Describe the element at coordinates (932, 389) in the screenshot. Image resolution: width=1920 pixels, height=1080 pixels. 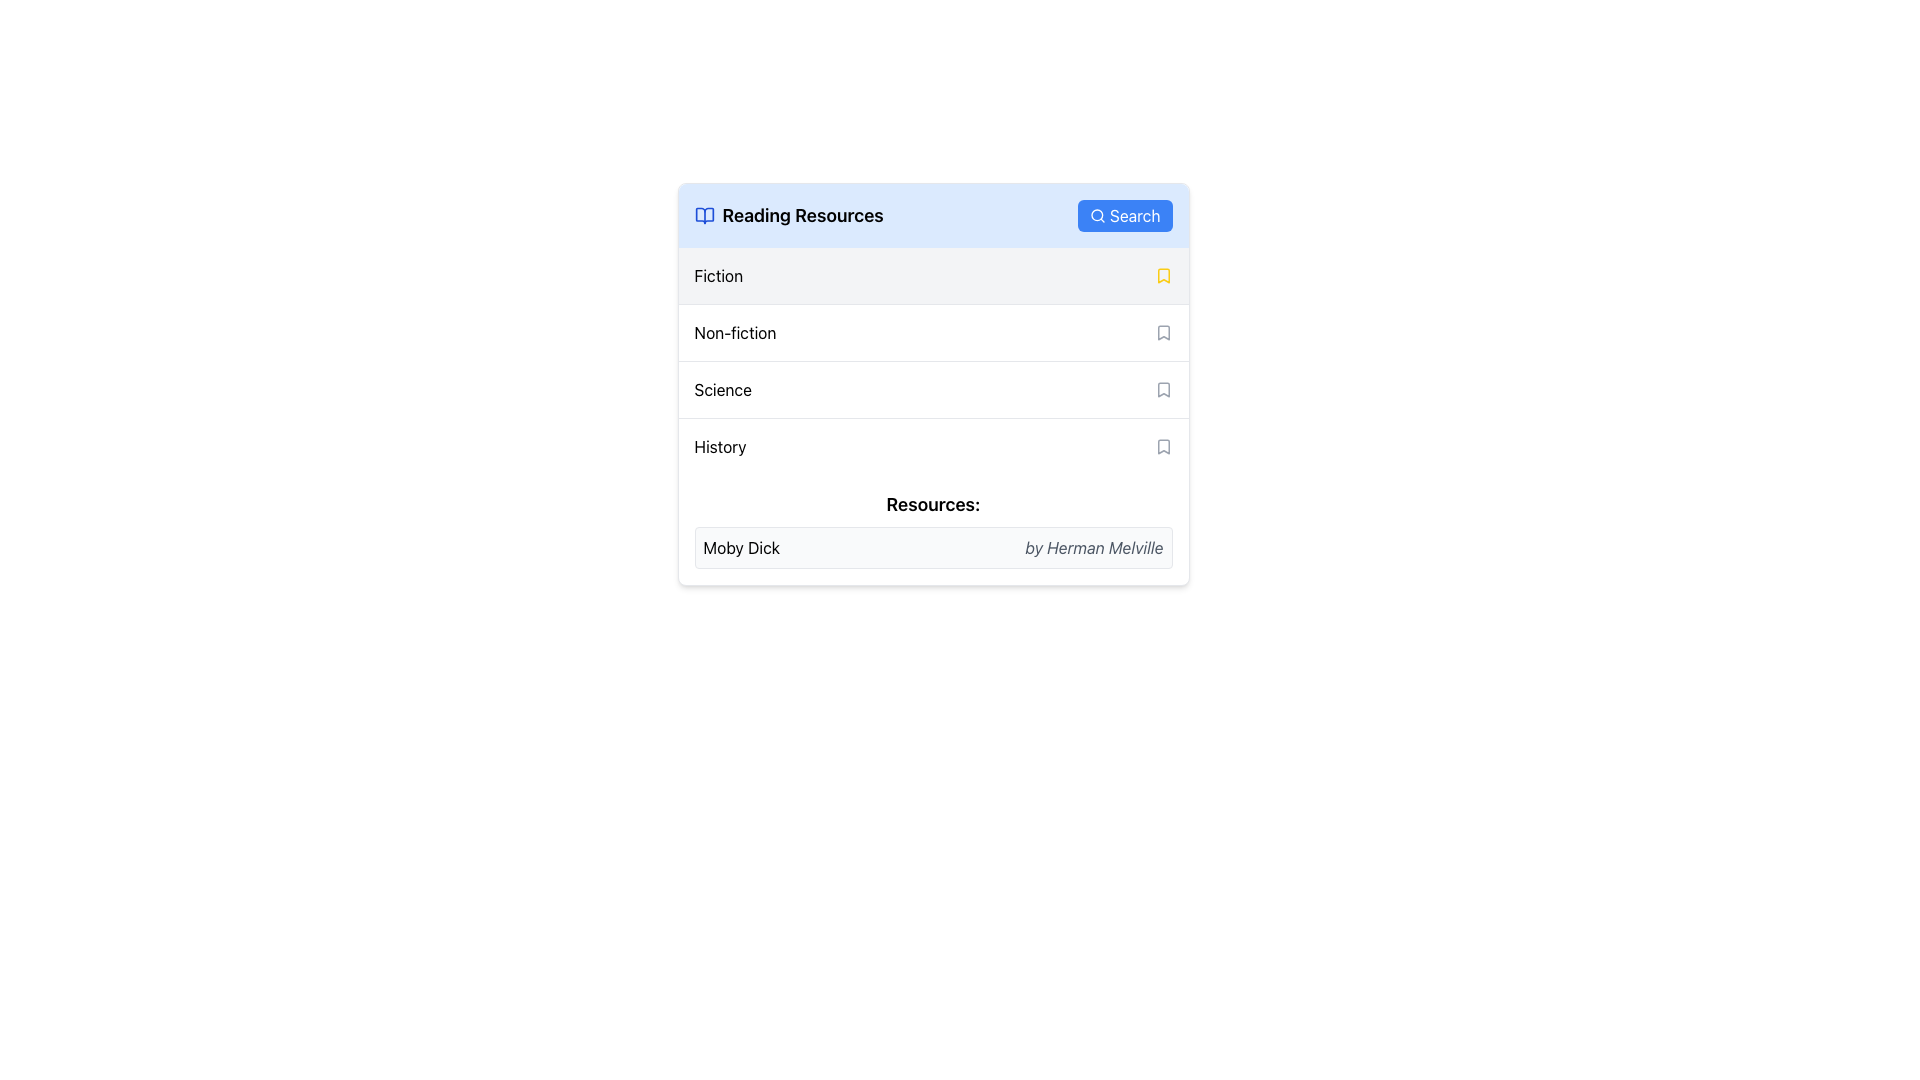
I see `the selectable list item titled 'Science' in the third row under 'Reading Resources'` at that location.